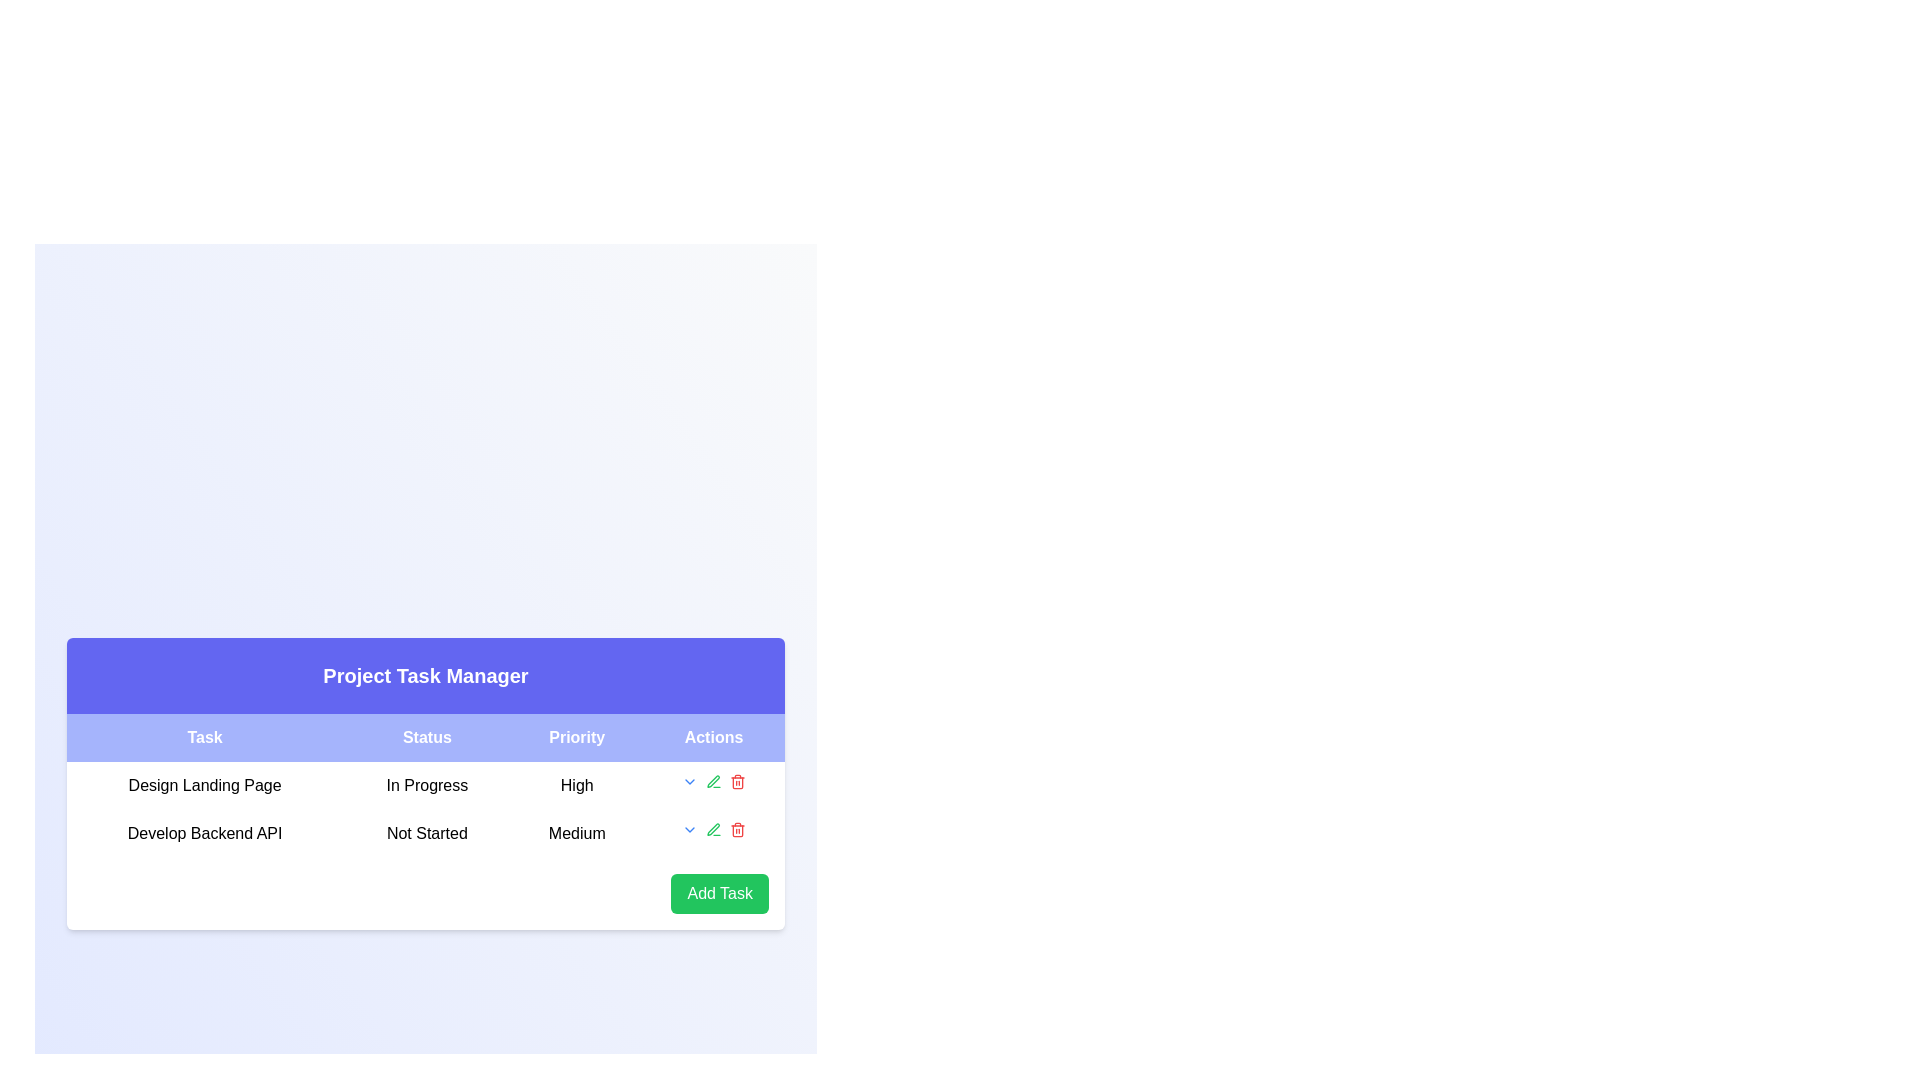 The height and width of the screenshot is (1080, 1920). I want to click on the header bar with the bold text 'Project Task Manager' that has an indigo background and white text, so click(425, 675).